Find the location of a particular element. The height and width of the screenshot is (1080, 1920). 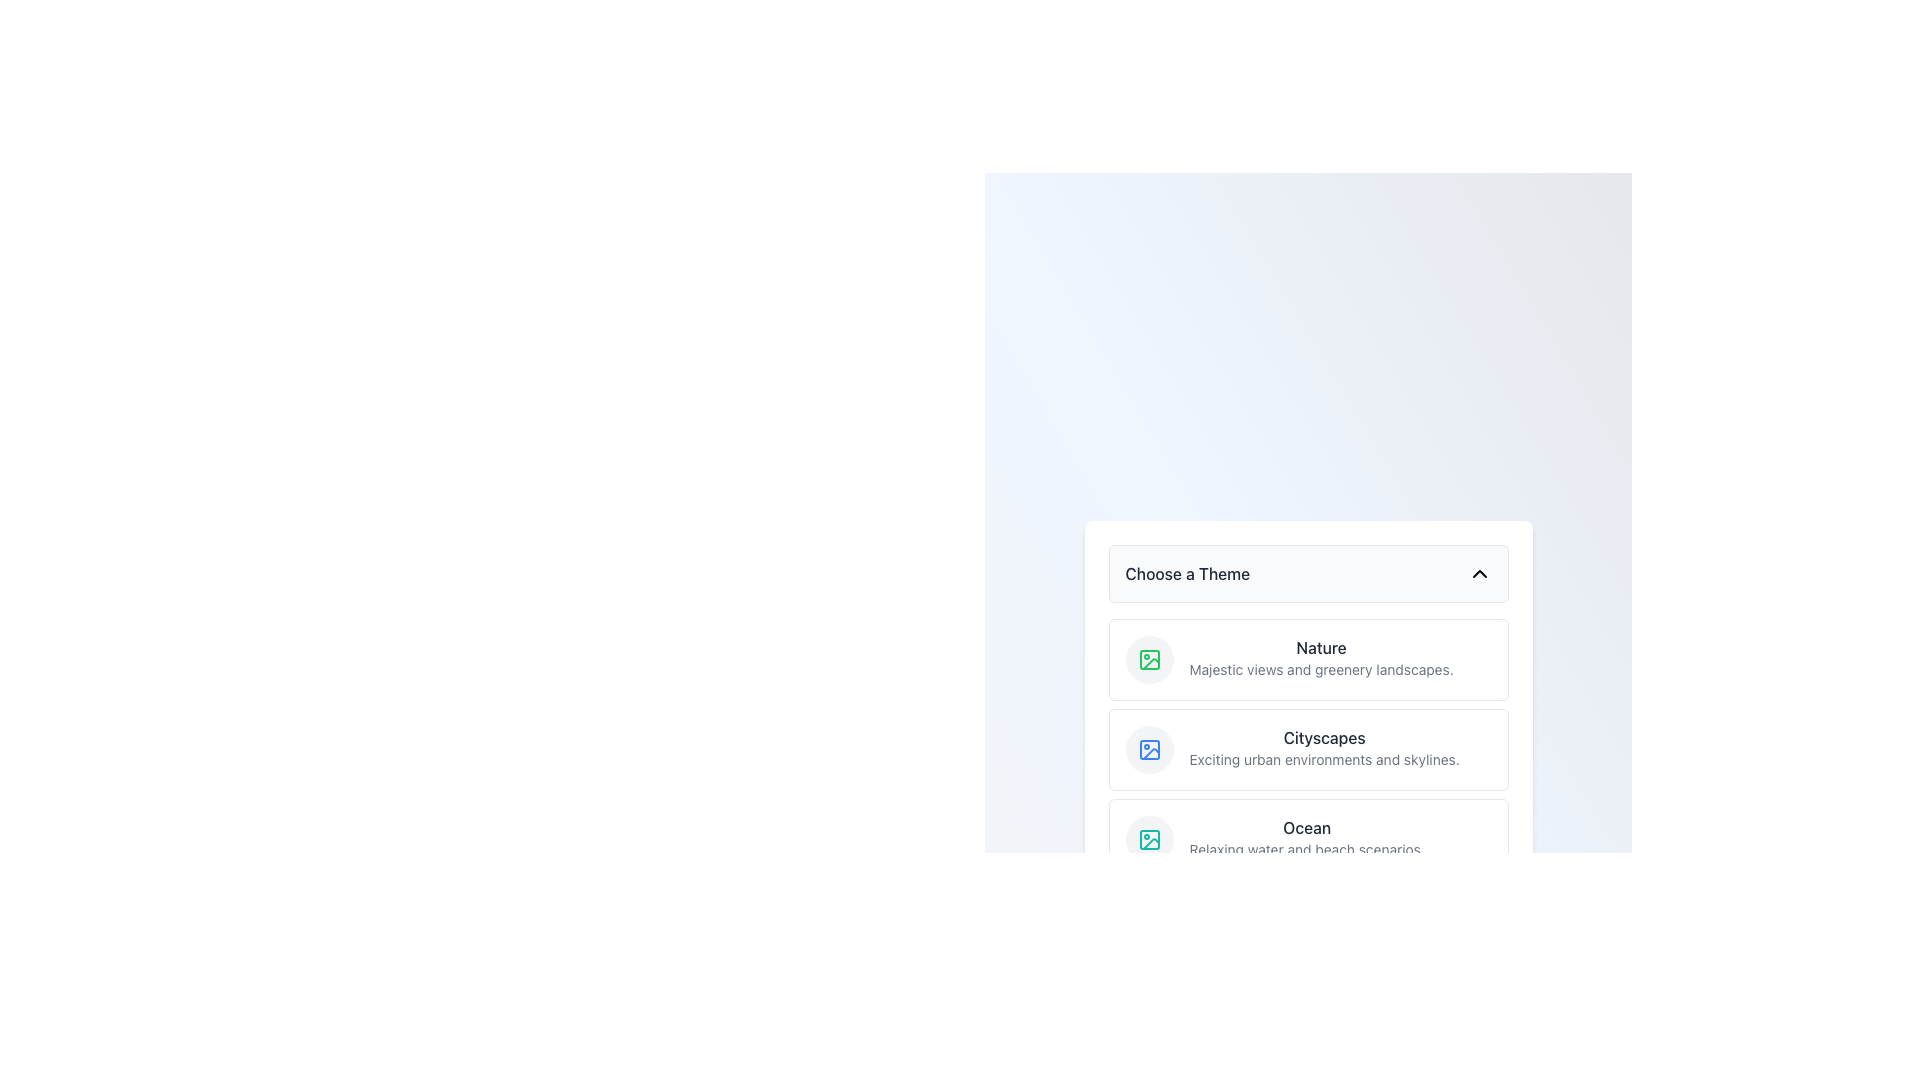

the green framed picture icon representing the 'Nature' option in the selection menu, which includes 'Cityscapes' and 'Ocean.' is located at coordinates (1149, 659).